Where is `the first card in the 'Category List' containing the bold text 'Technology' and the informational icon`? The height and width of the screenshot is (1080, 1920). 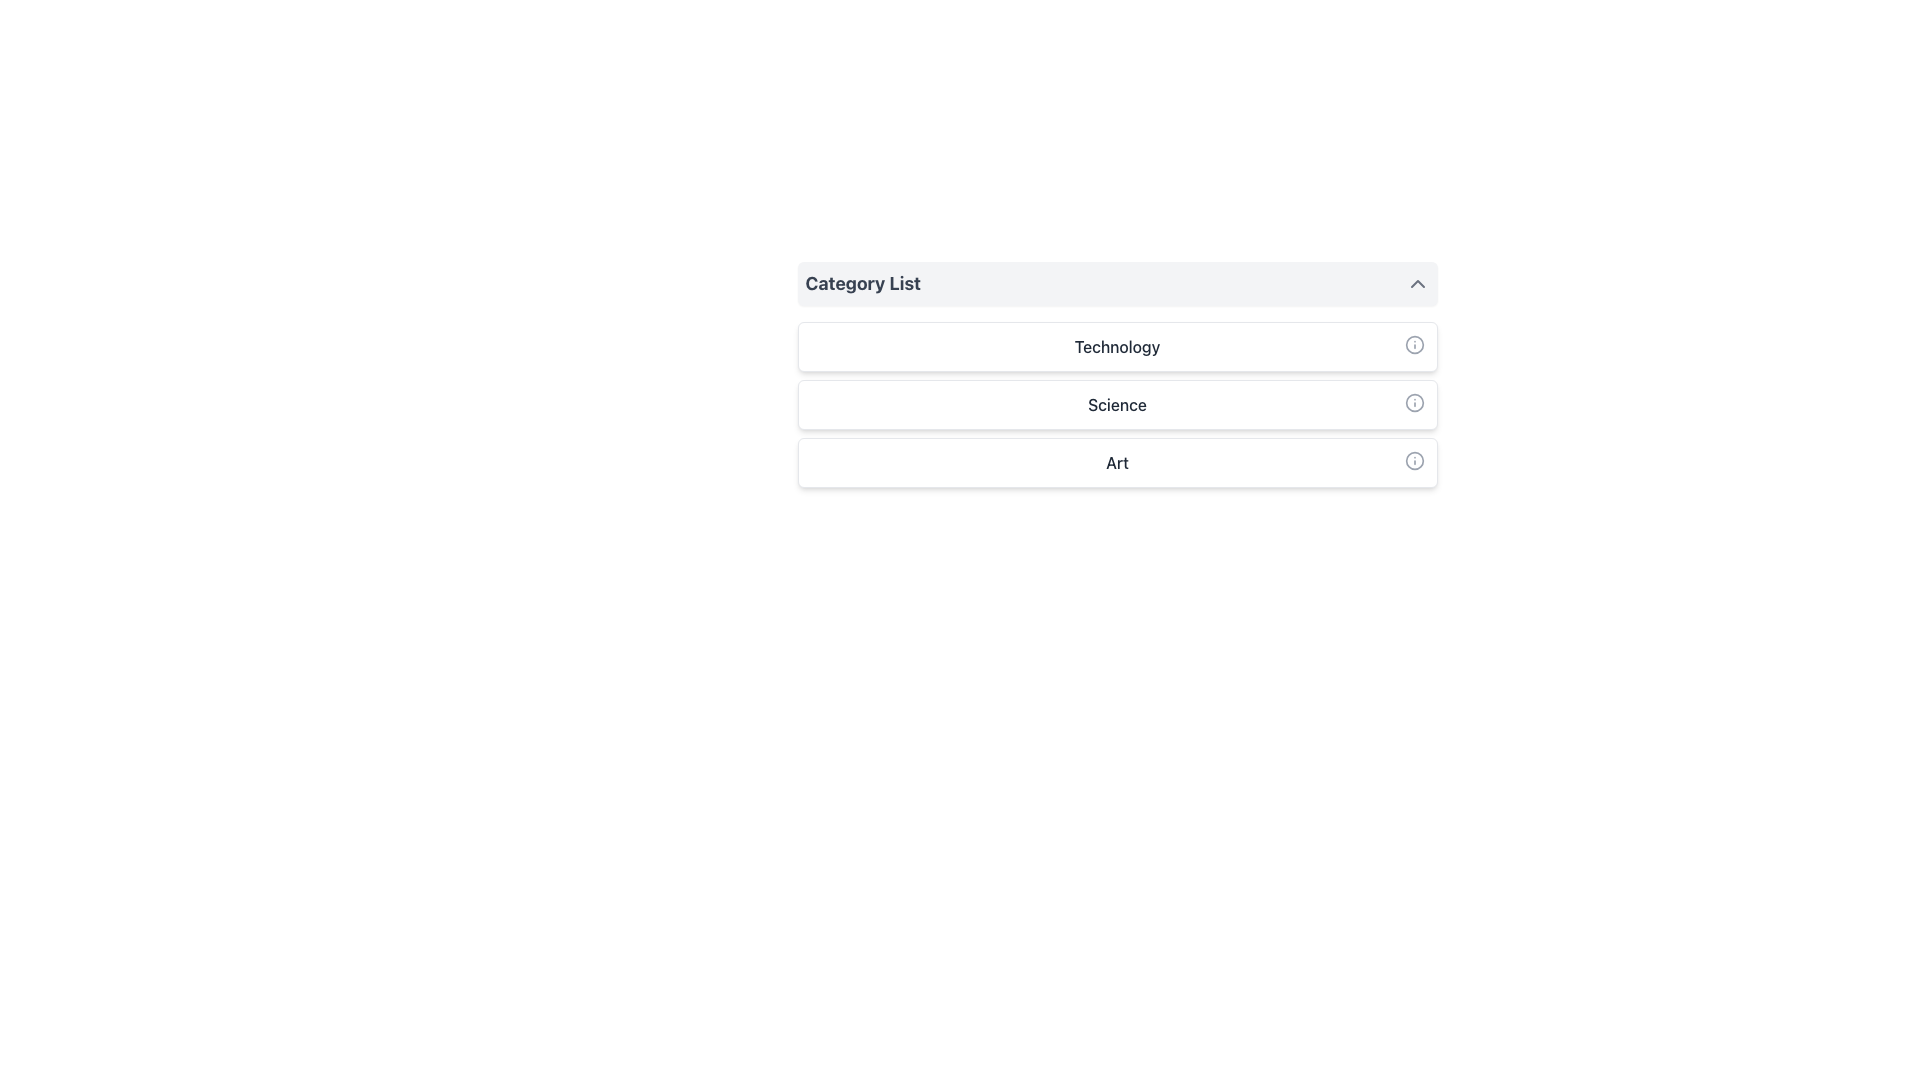 the first card in the 'Category List' containing the bold text 'Technology' and the informational icon is located at coordinates (1116, 346).